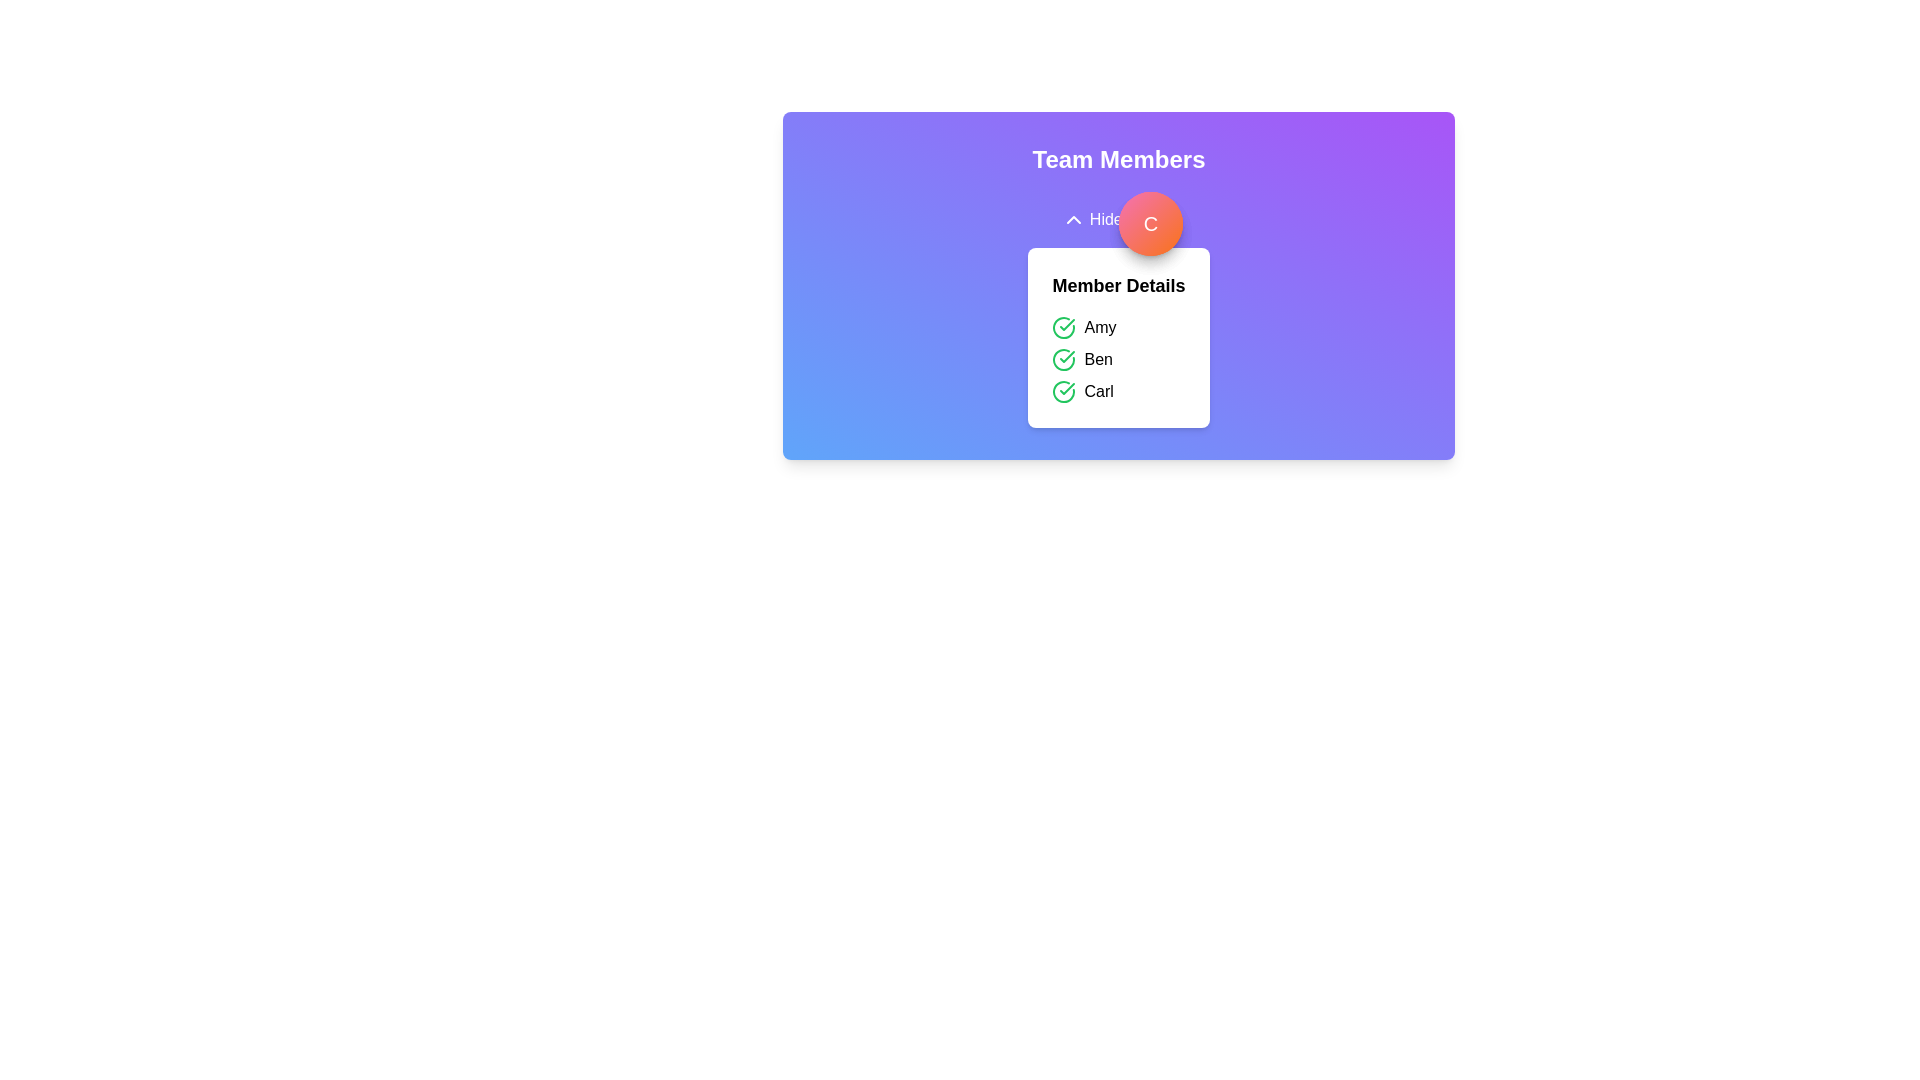 This screenshot has width=1920, height=1080. What do you see at coordinates (1099, 326) in the screenshot?
I see `the text label representing a member's name, which is the first element in a vertically aligned list within a card-like component` at bounding box center [1099, 326].